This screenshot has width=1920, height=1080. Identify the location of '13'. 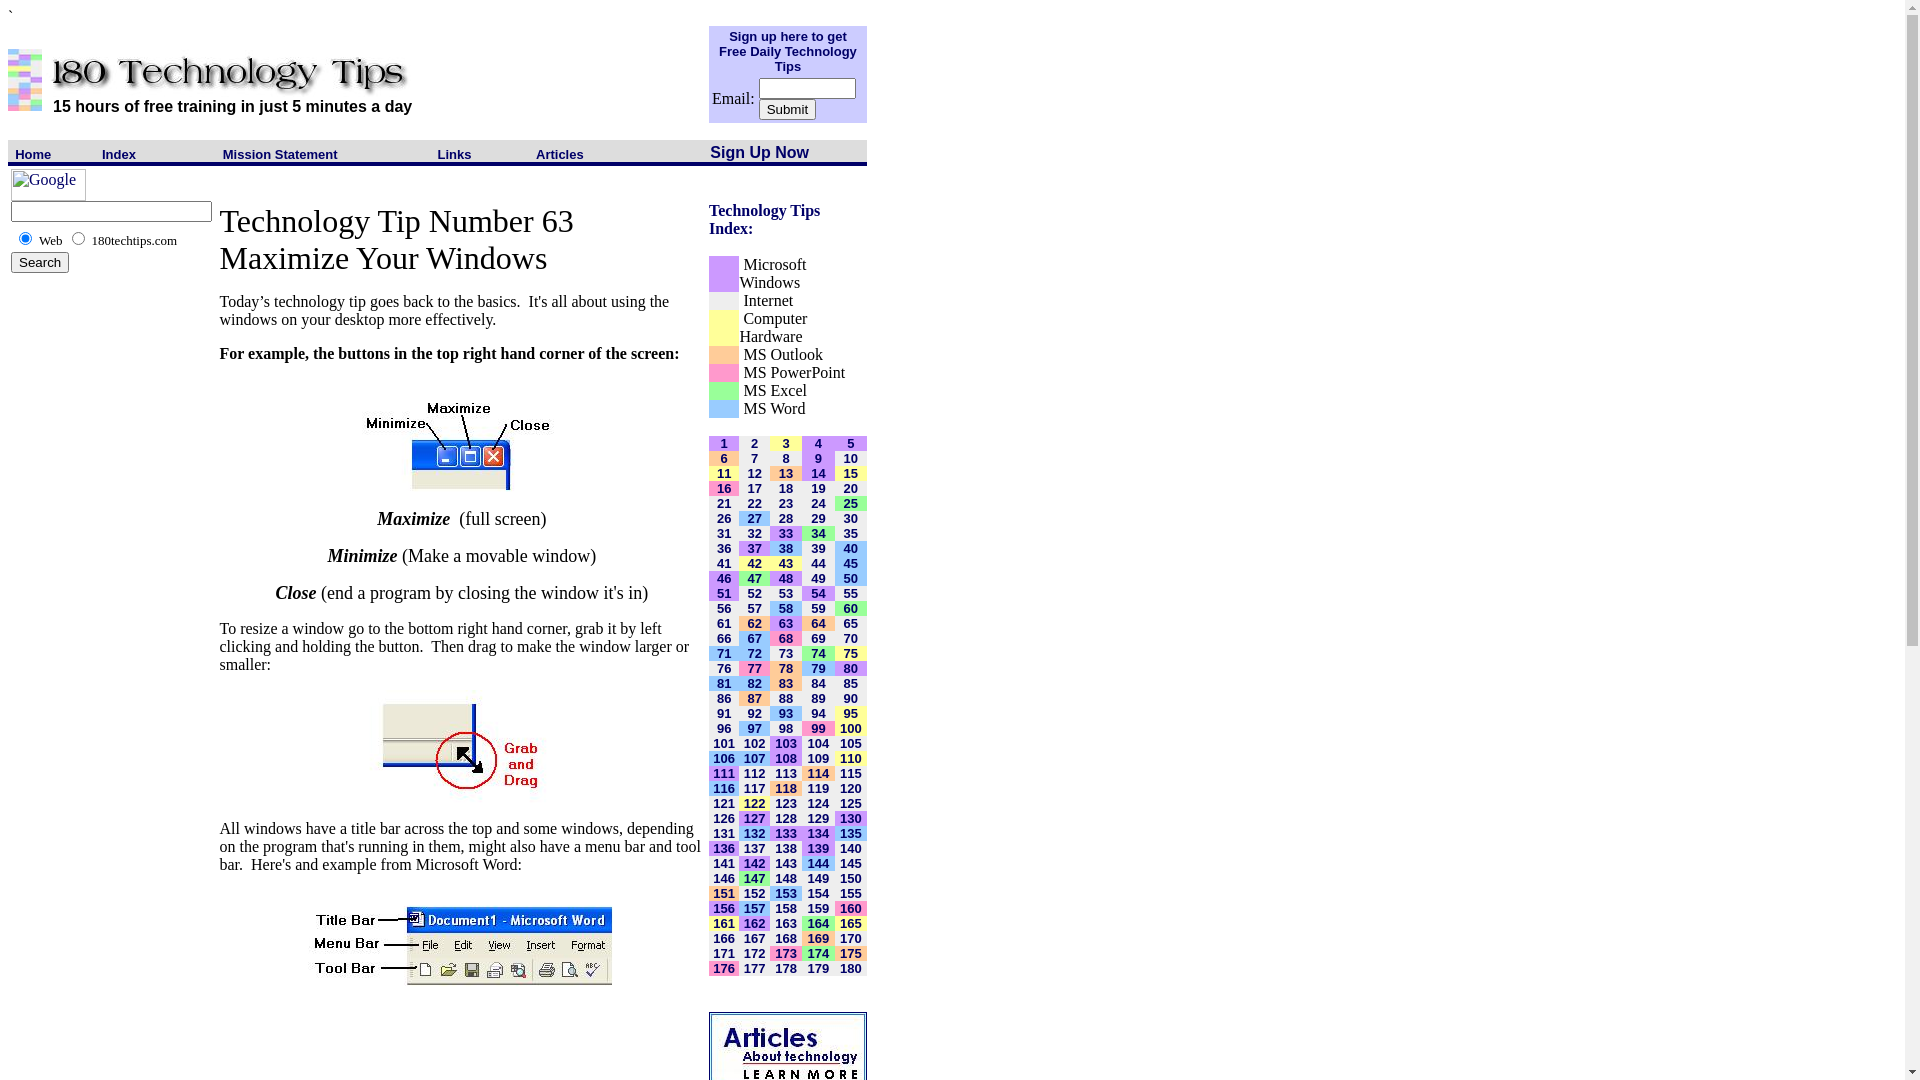
(777, 473).